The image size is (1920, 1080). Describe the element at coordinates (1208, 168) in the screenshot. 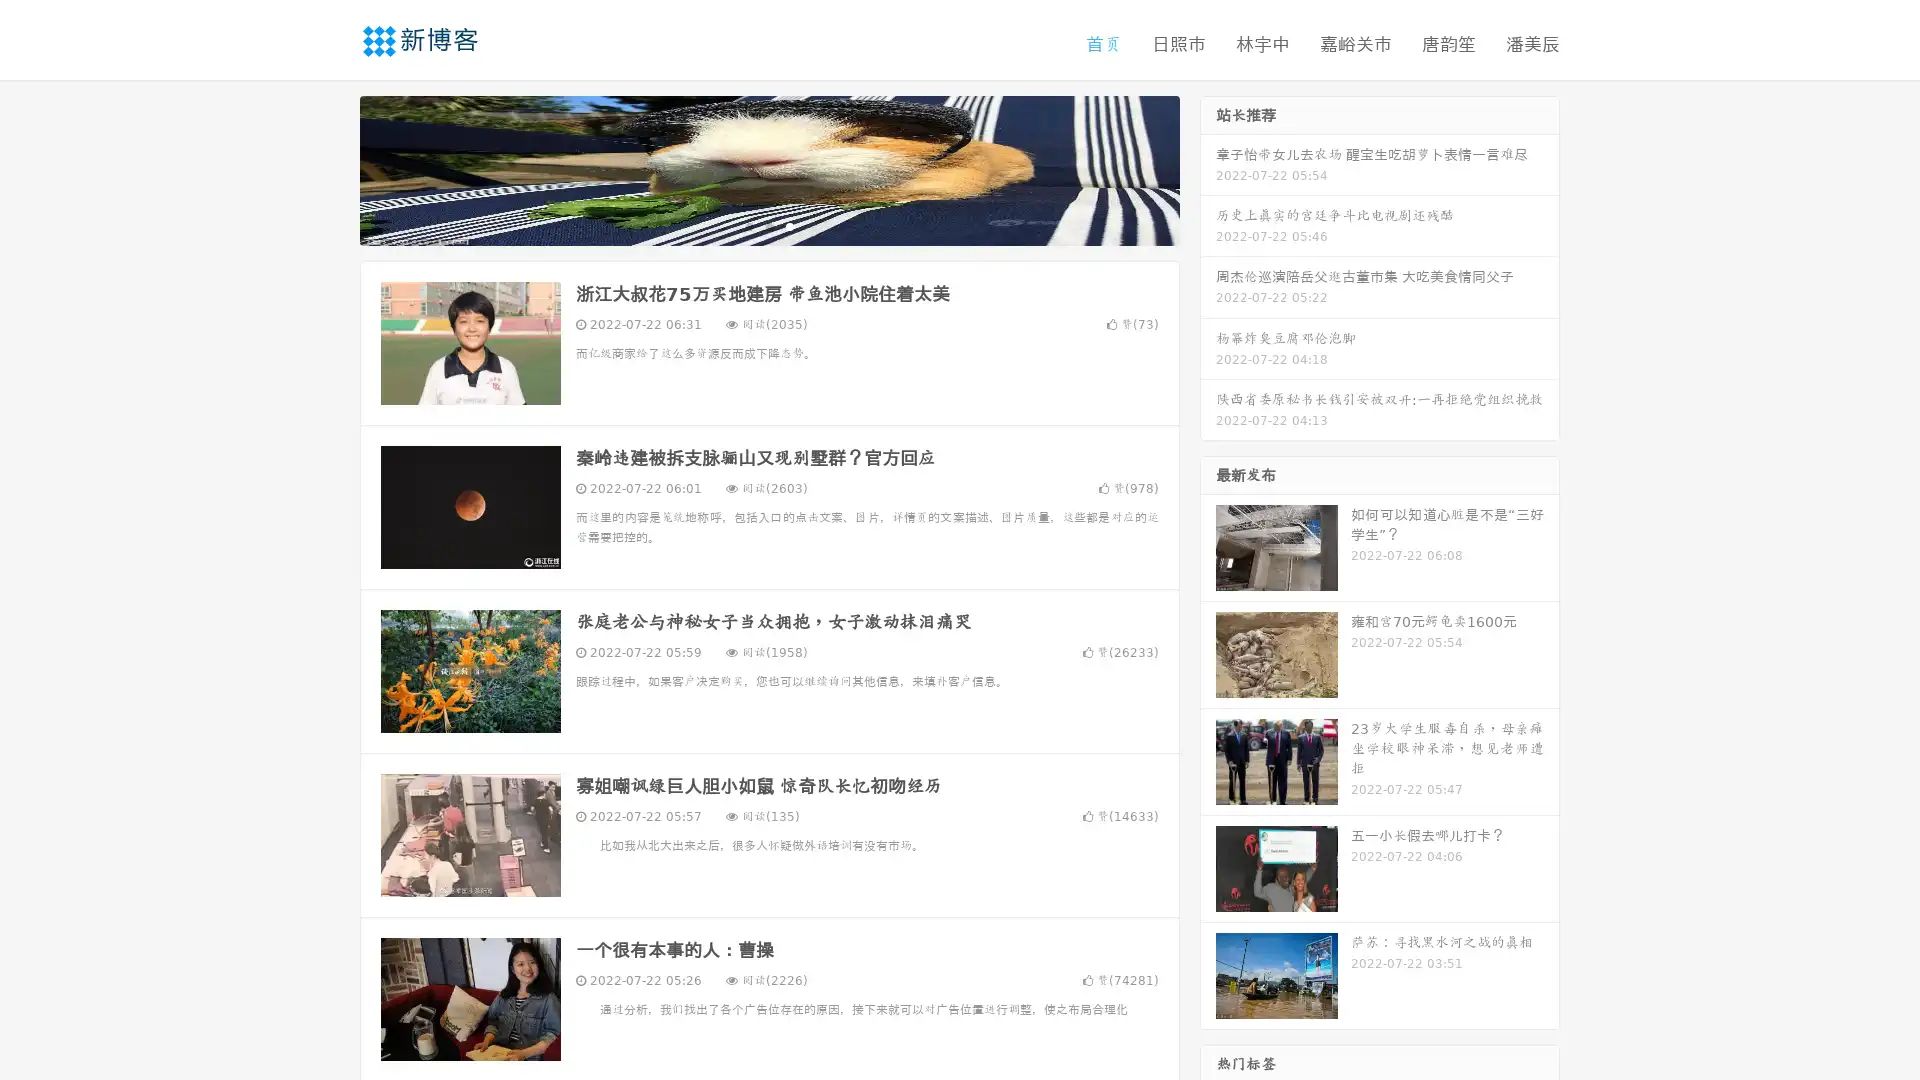

I see `Next slide` at that location.